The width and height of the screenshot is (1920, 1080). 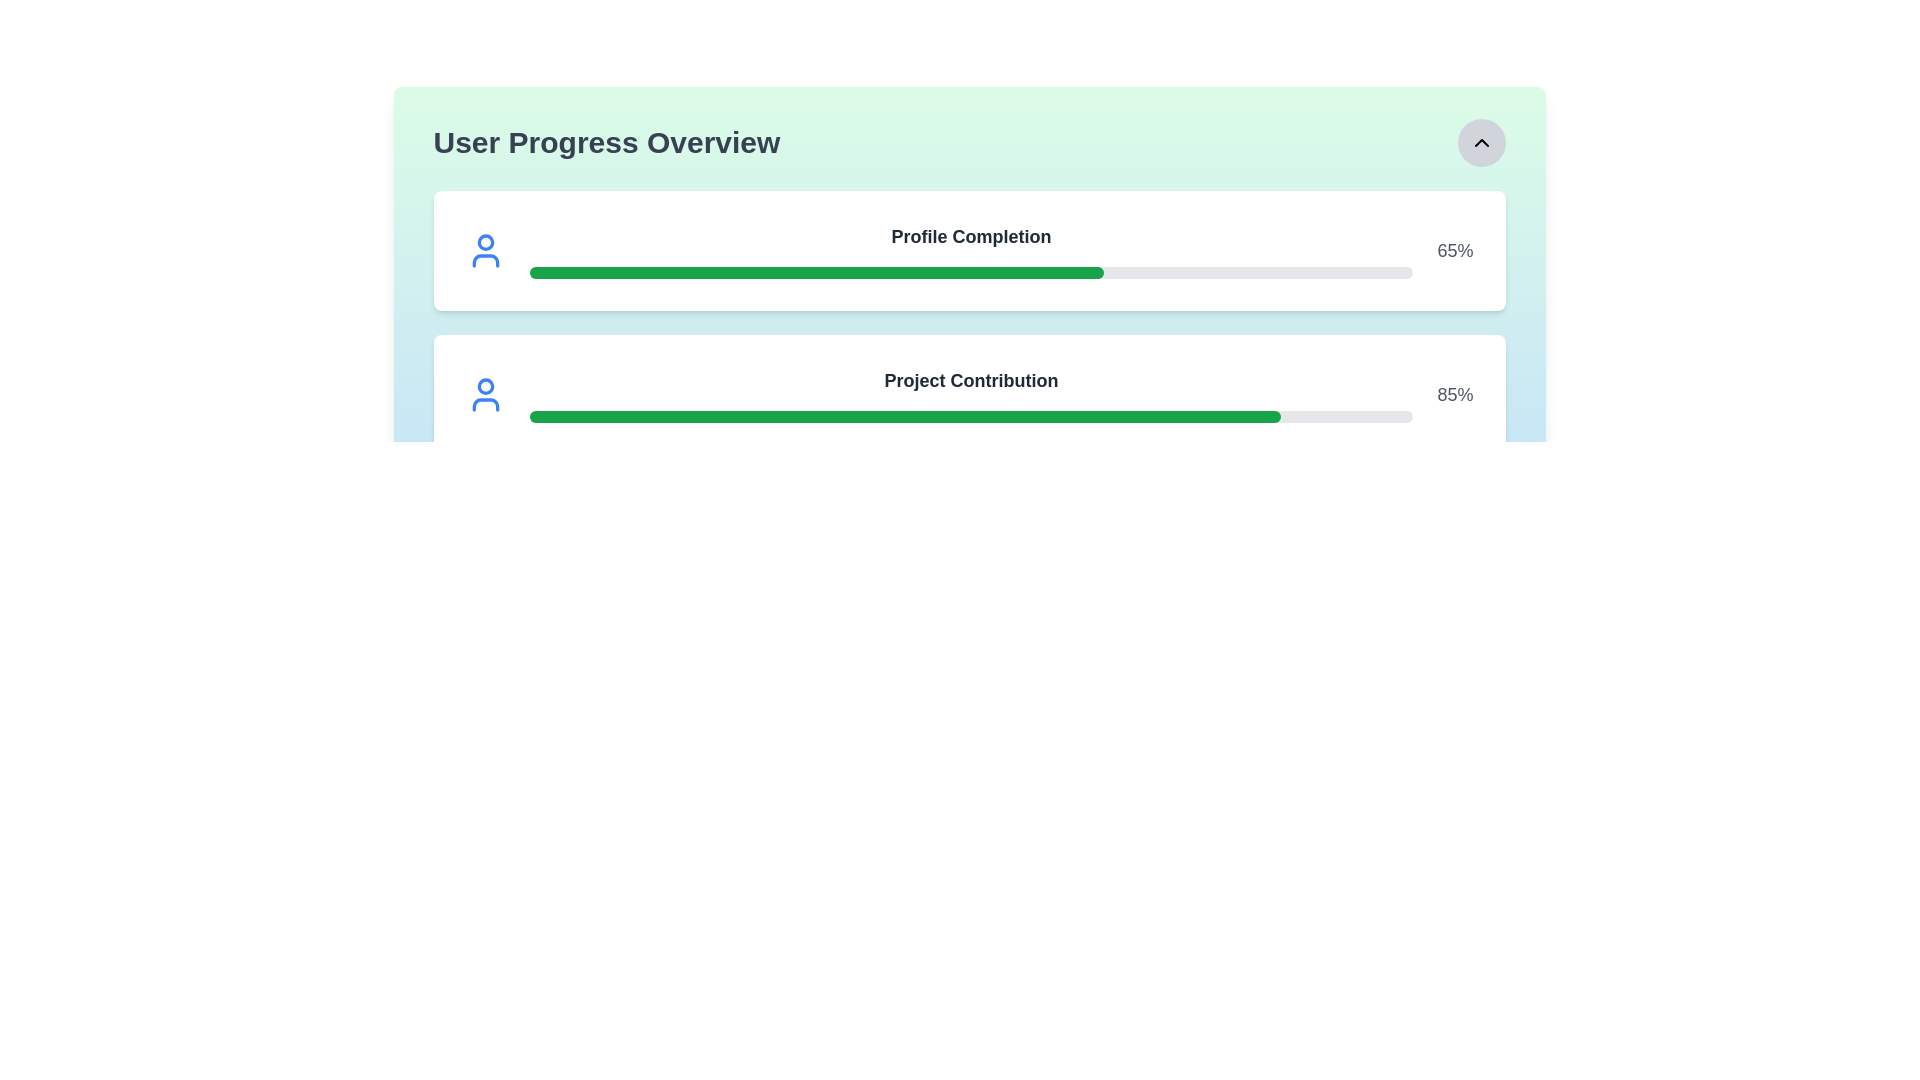 What do you see at coordinates (485, 241) in the screenshot?
I see `the small circular shape located in the upper portion of the user icon symbol, which is part of a larger graphic representing a user profile` at bounding box center [485, 241].